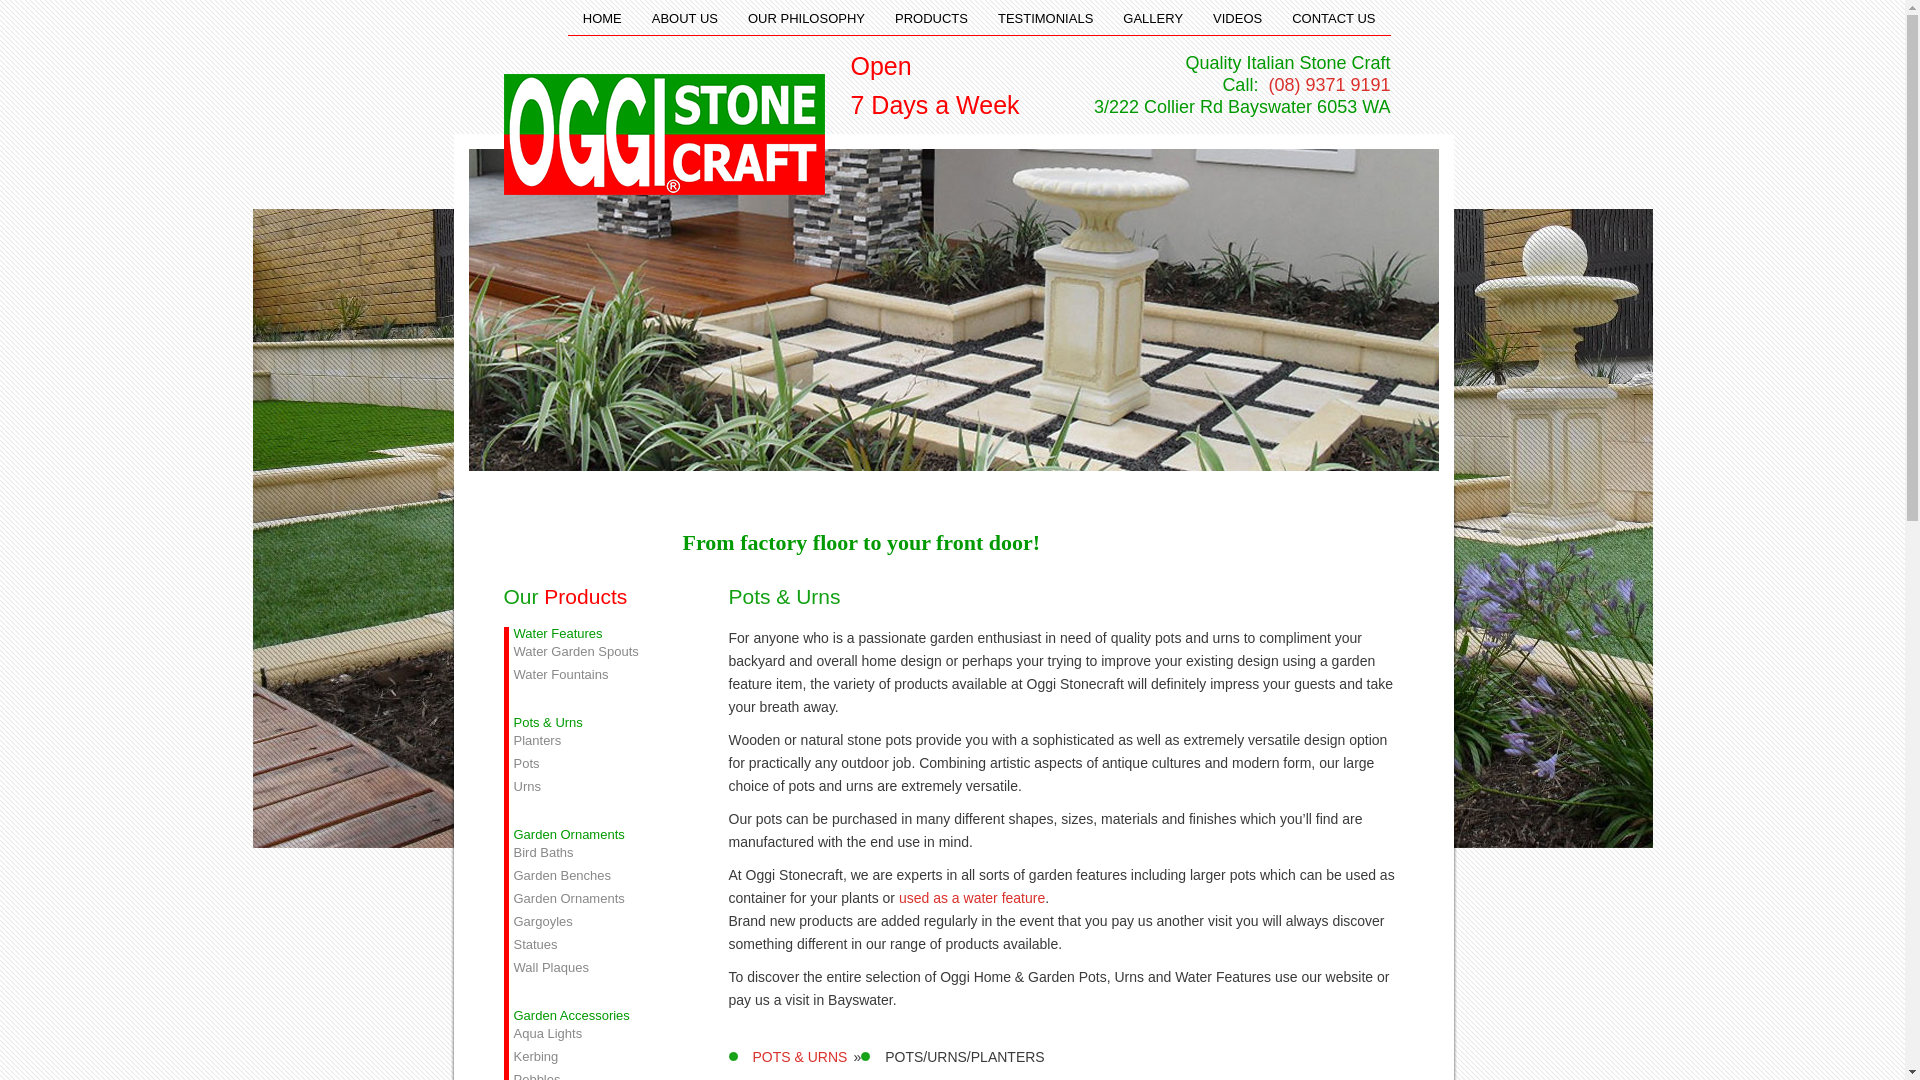 This screenshot has width=1920, height=1080. I want to click on 'GALLERY', so click(1107, 17).